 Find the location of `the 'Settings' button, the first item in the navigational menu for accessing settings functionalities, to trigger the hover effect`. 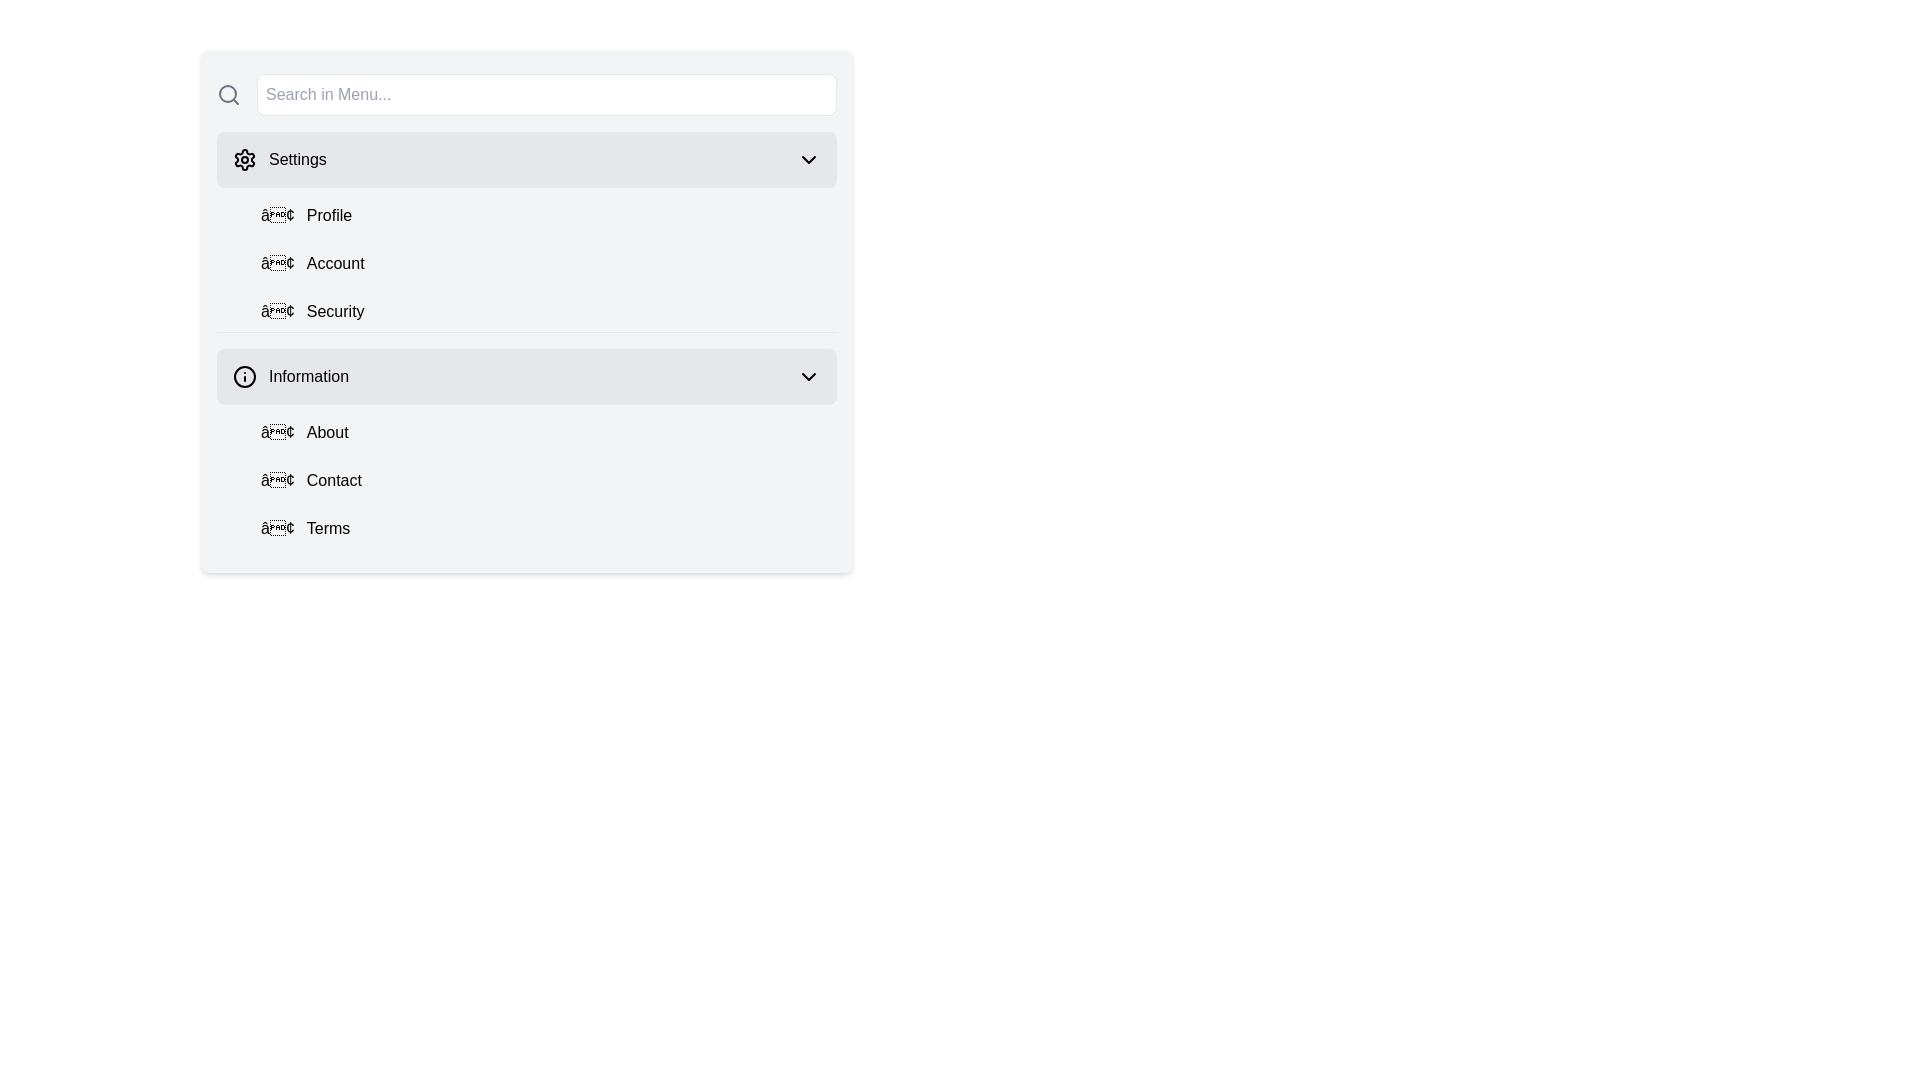

the 'Settings' button, the first item in the navigational menu for accessing settings functionalities, to trigger the hover effect is located at coordinates (527, 158).